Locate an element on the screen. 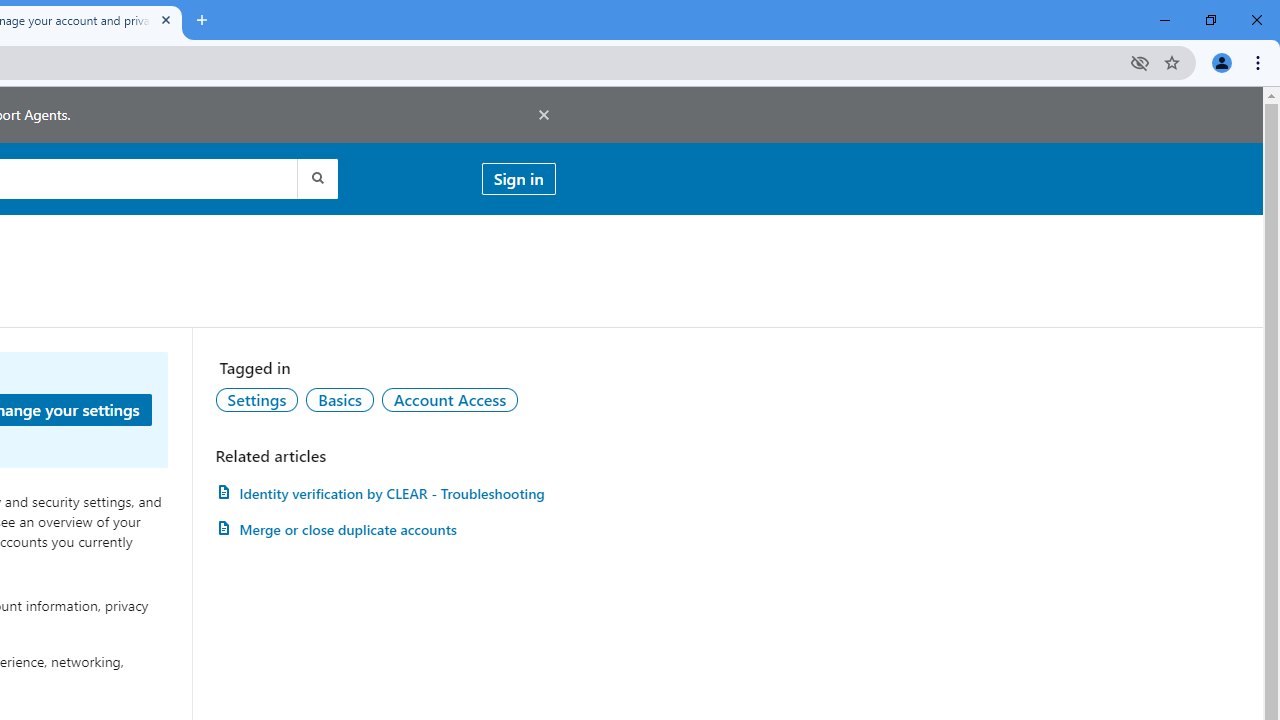 Image resolution: width=1280 pixels, height=720 pixels. 'Basics' is located at coordinates (339, 399).